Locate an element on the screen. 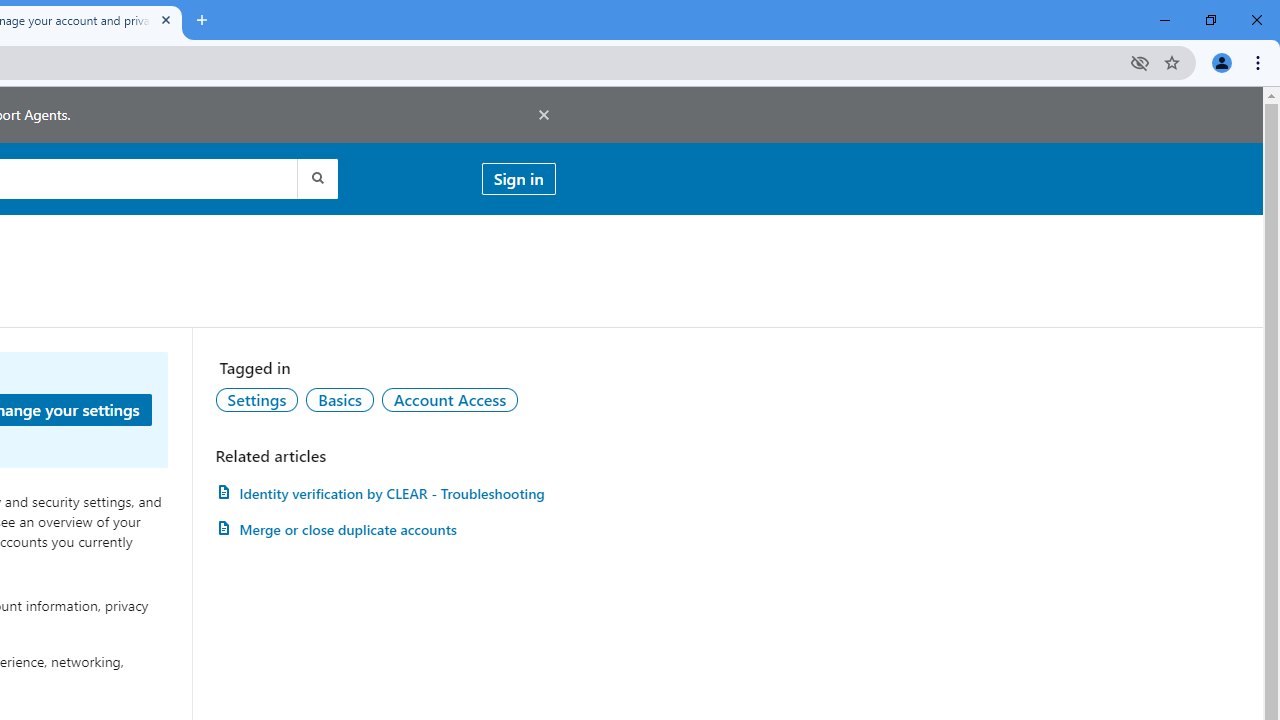 Image resolution: width=1280 pixels, height=720 pixels. 'Basics' is located at coordinates (339, 399).